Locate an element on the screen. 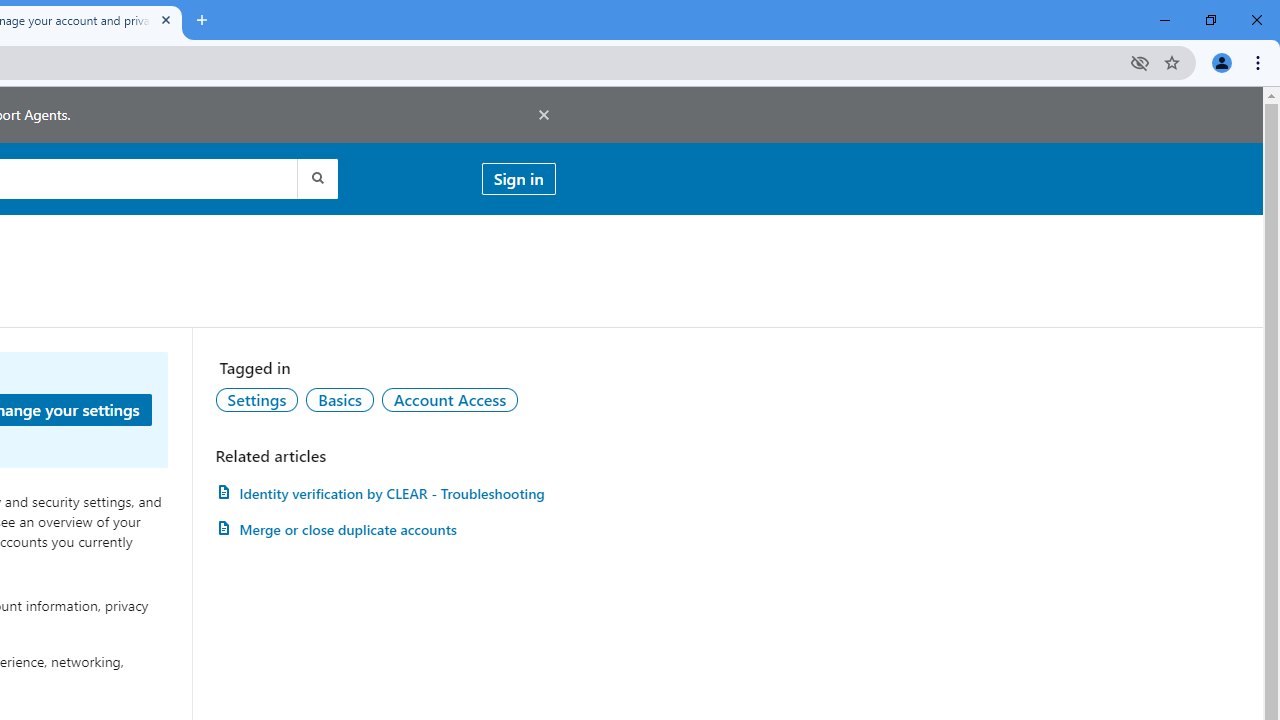 Image resolution: width=1280 pixels, height=720 pixels. 'Basics' is located at coordinates (339, 399).